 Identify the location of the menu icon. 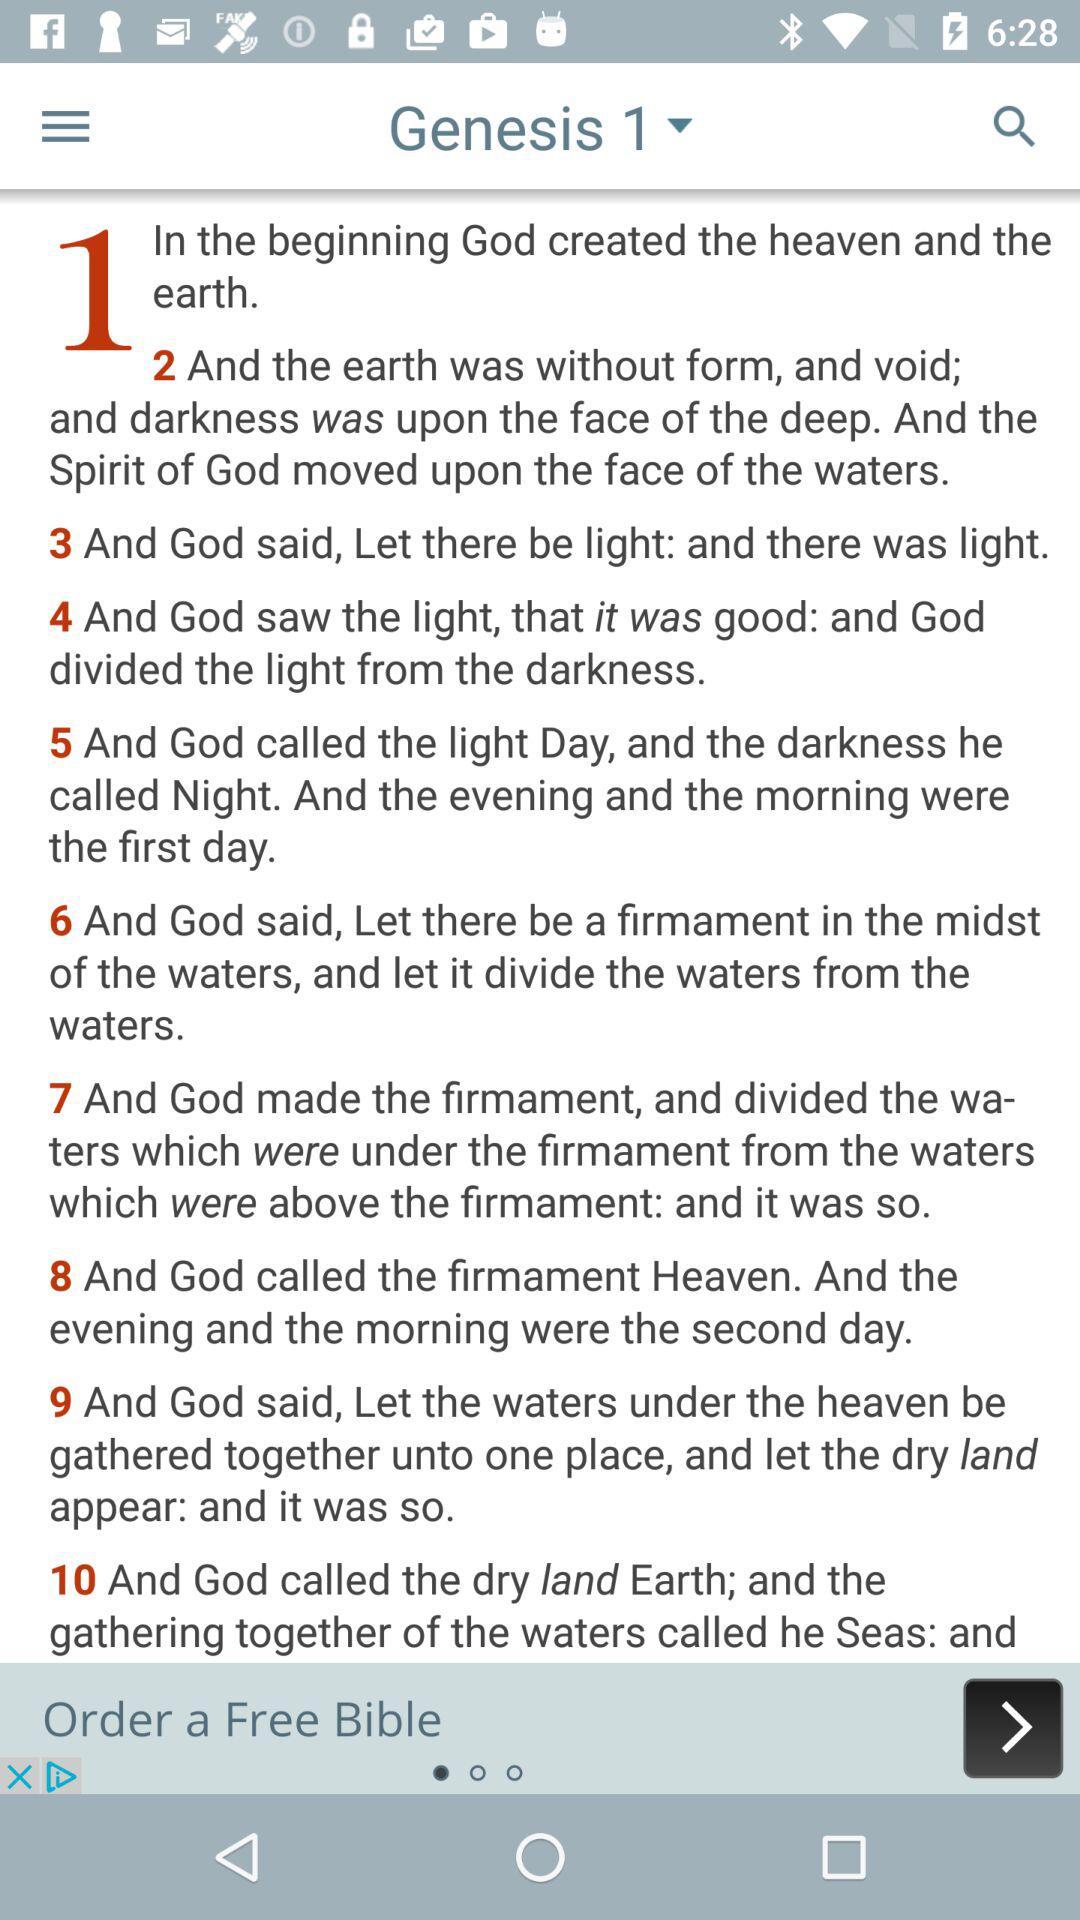
(64, 124).